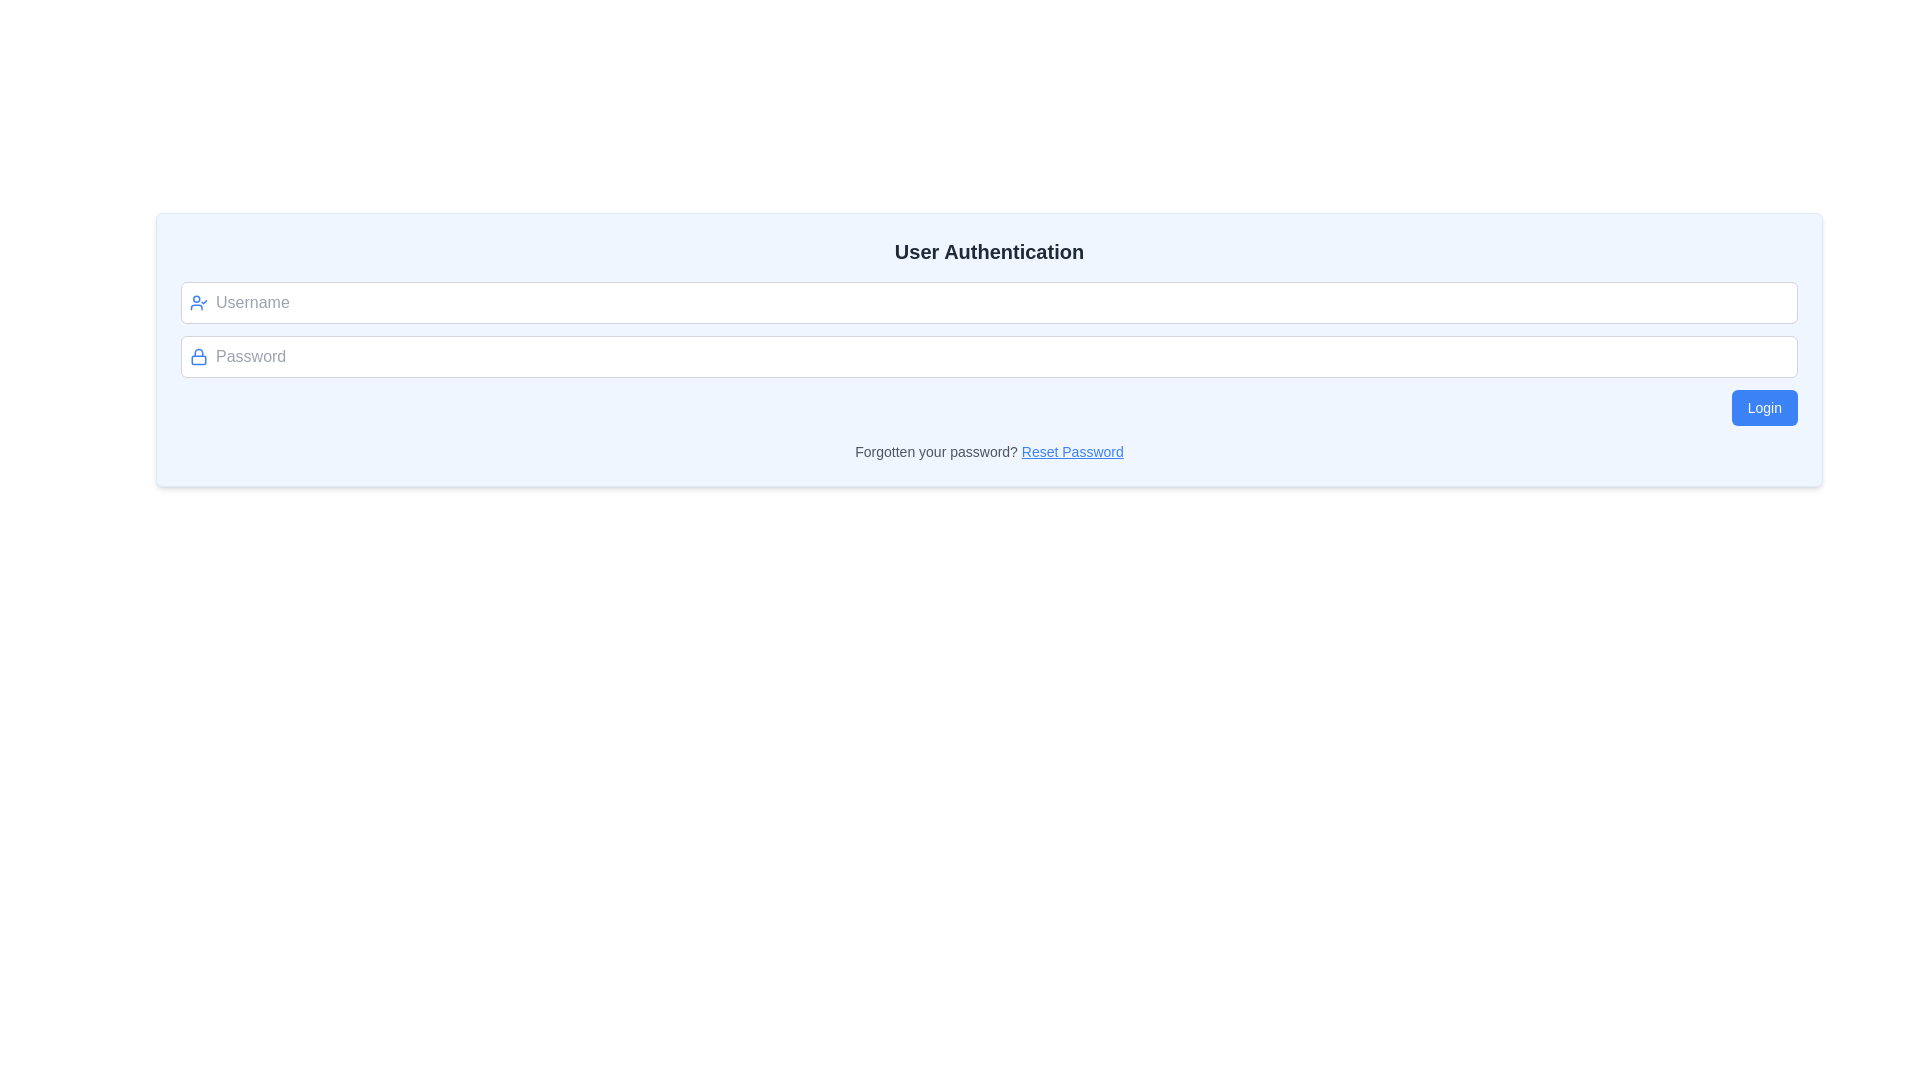 This screenshot has height=1080, width=1920. I want to click on the hyperlink that allows users, so click(1071, 451).